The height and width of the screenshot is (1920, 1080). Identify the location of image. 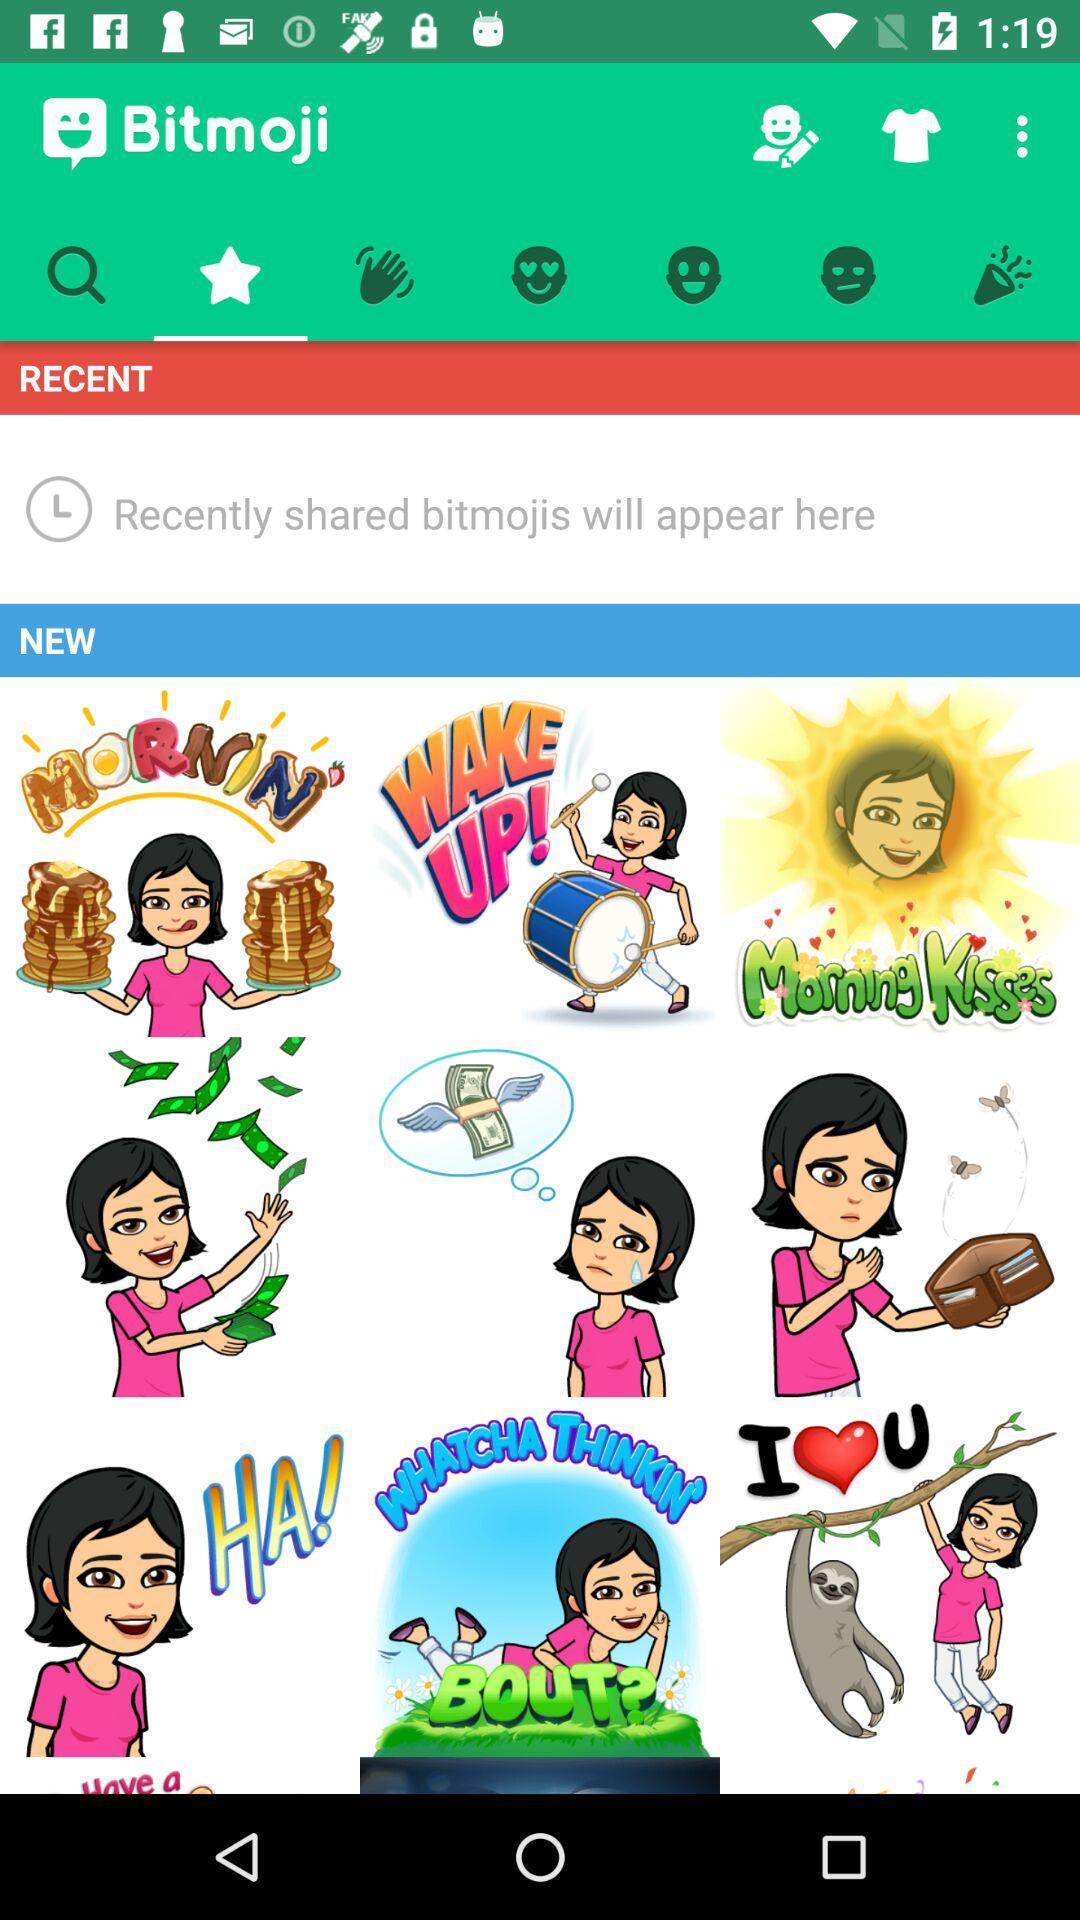
(540, 1216).